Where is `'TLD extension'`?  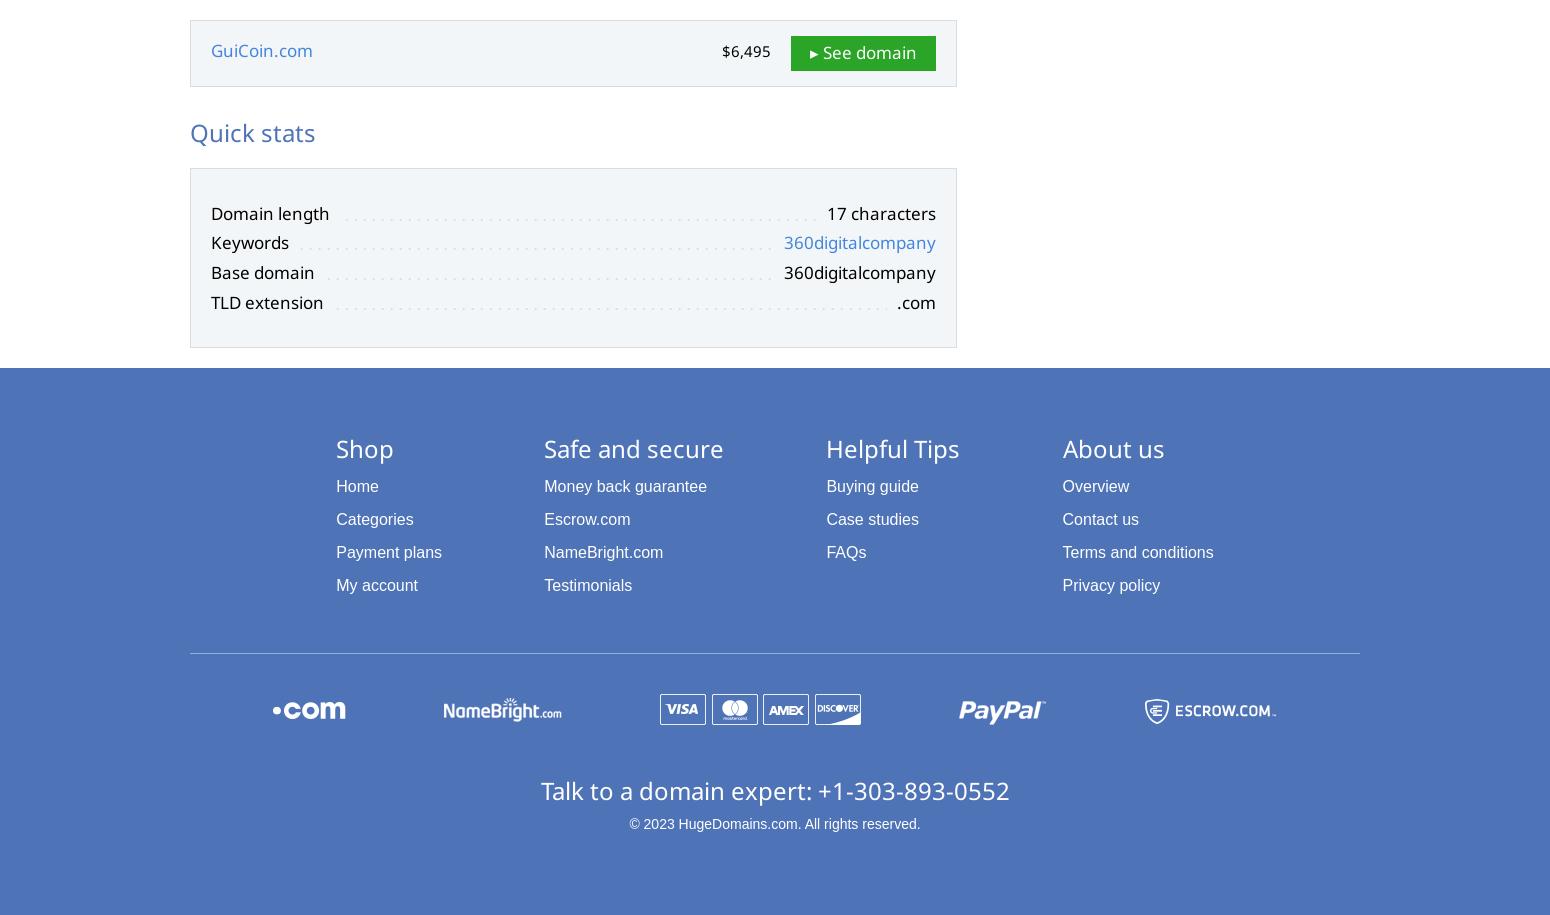 'TLD extension' is located at coordinates (267, 300).